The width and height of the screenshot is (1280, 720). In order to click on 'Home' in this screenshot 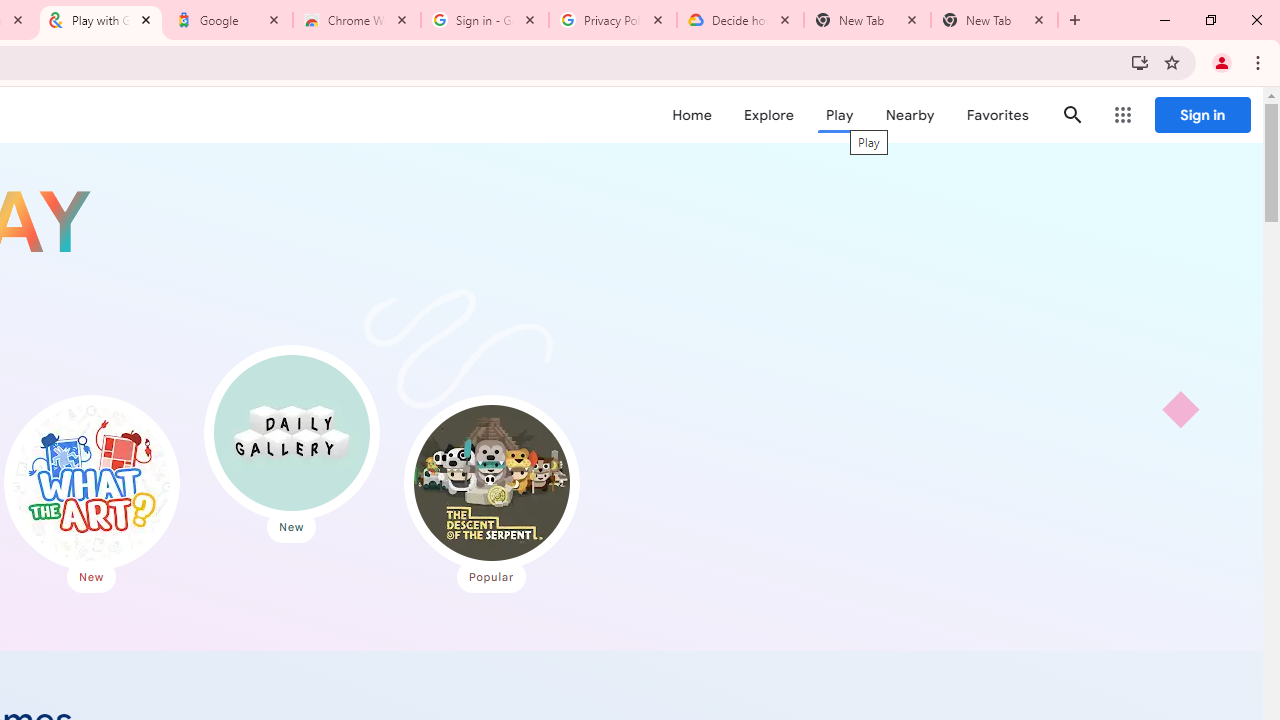, I will do `click(691, 115)`.